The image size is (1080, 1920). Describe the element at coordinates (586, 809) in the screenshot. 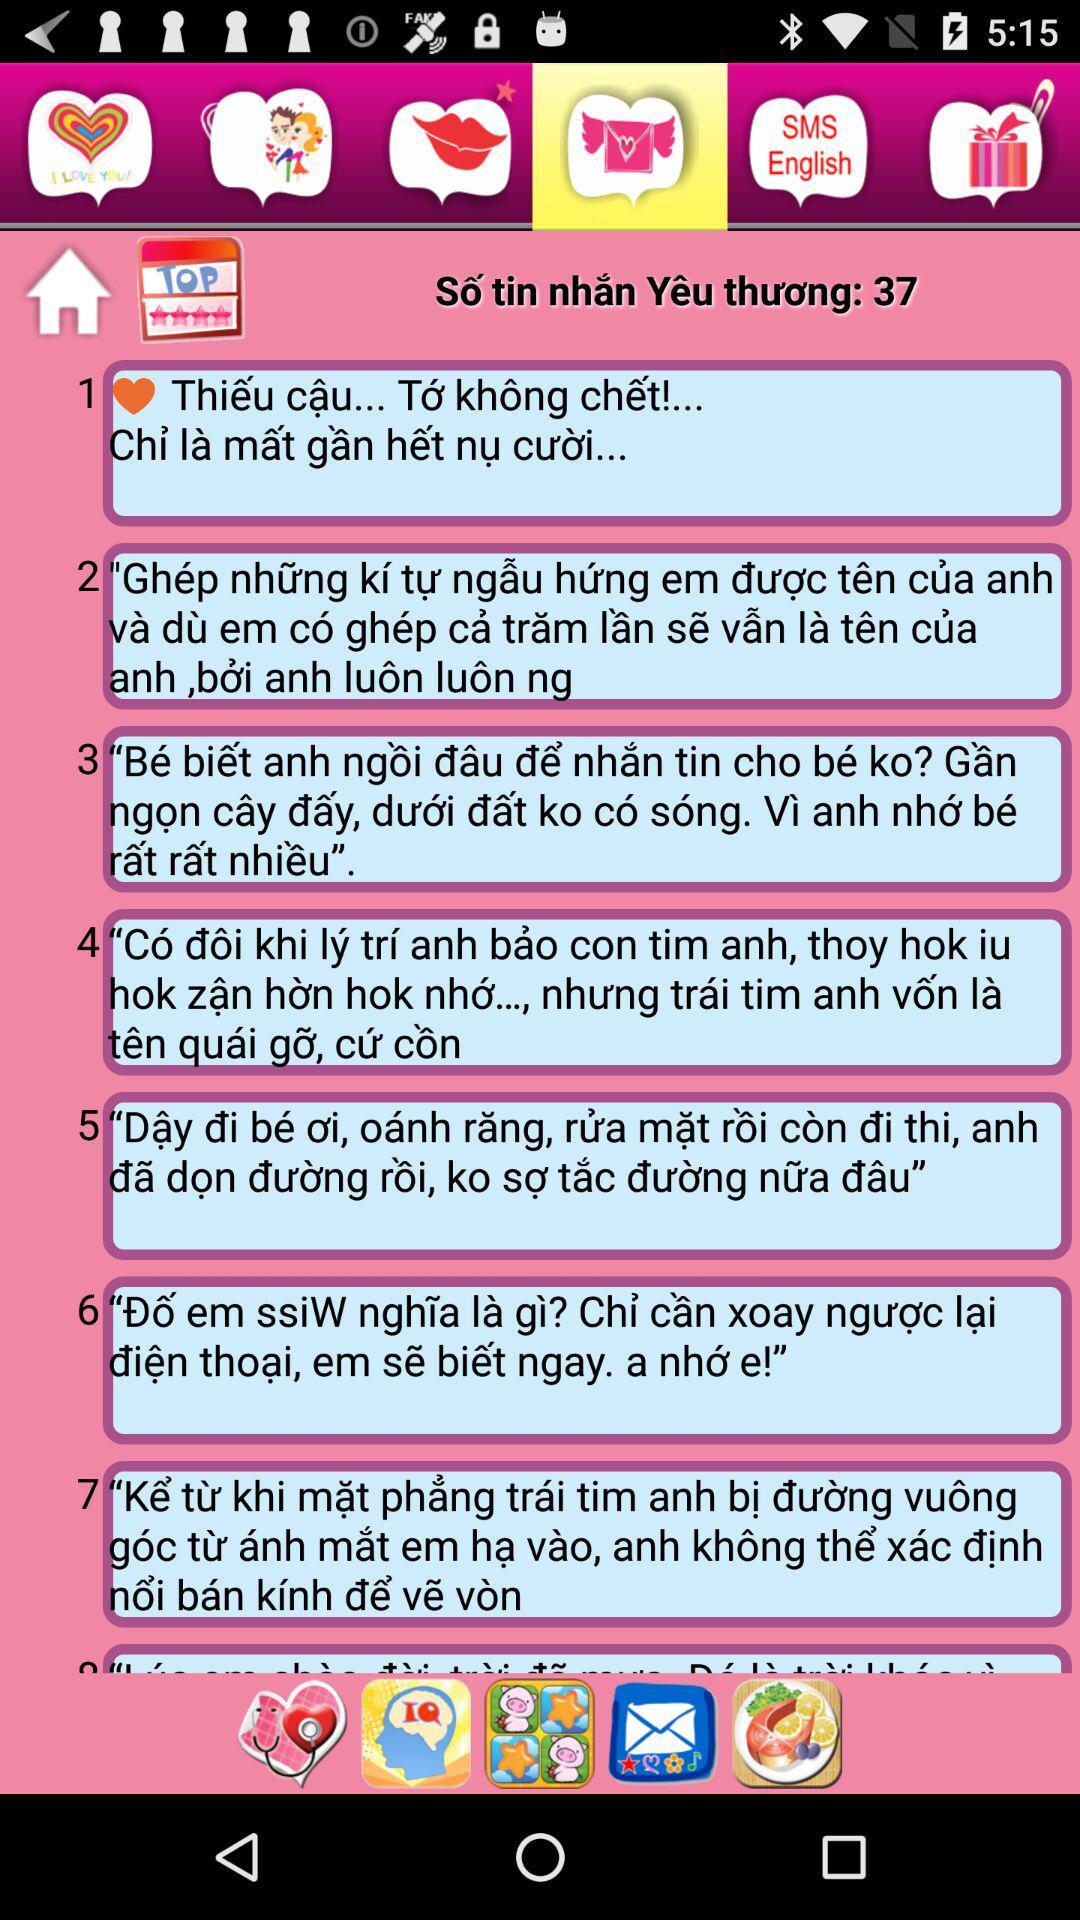

I see `the icon next to 3` at that location.